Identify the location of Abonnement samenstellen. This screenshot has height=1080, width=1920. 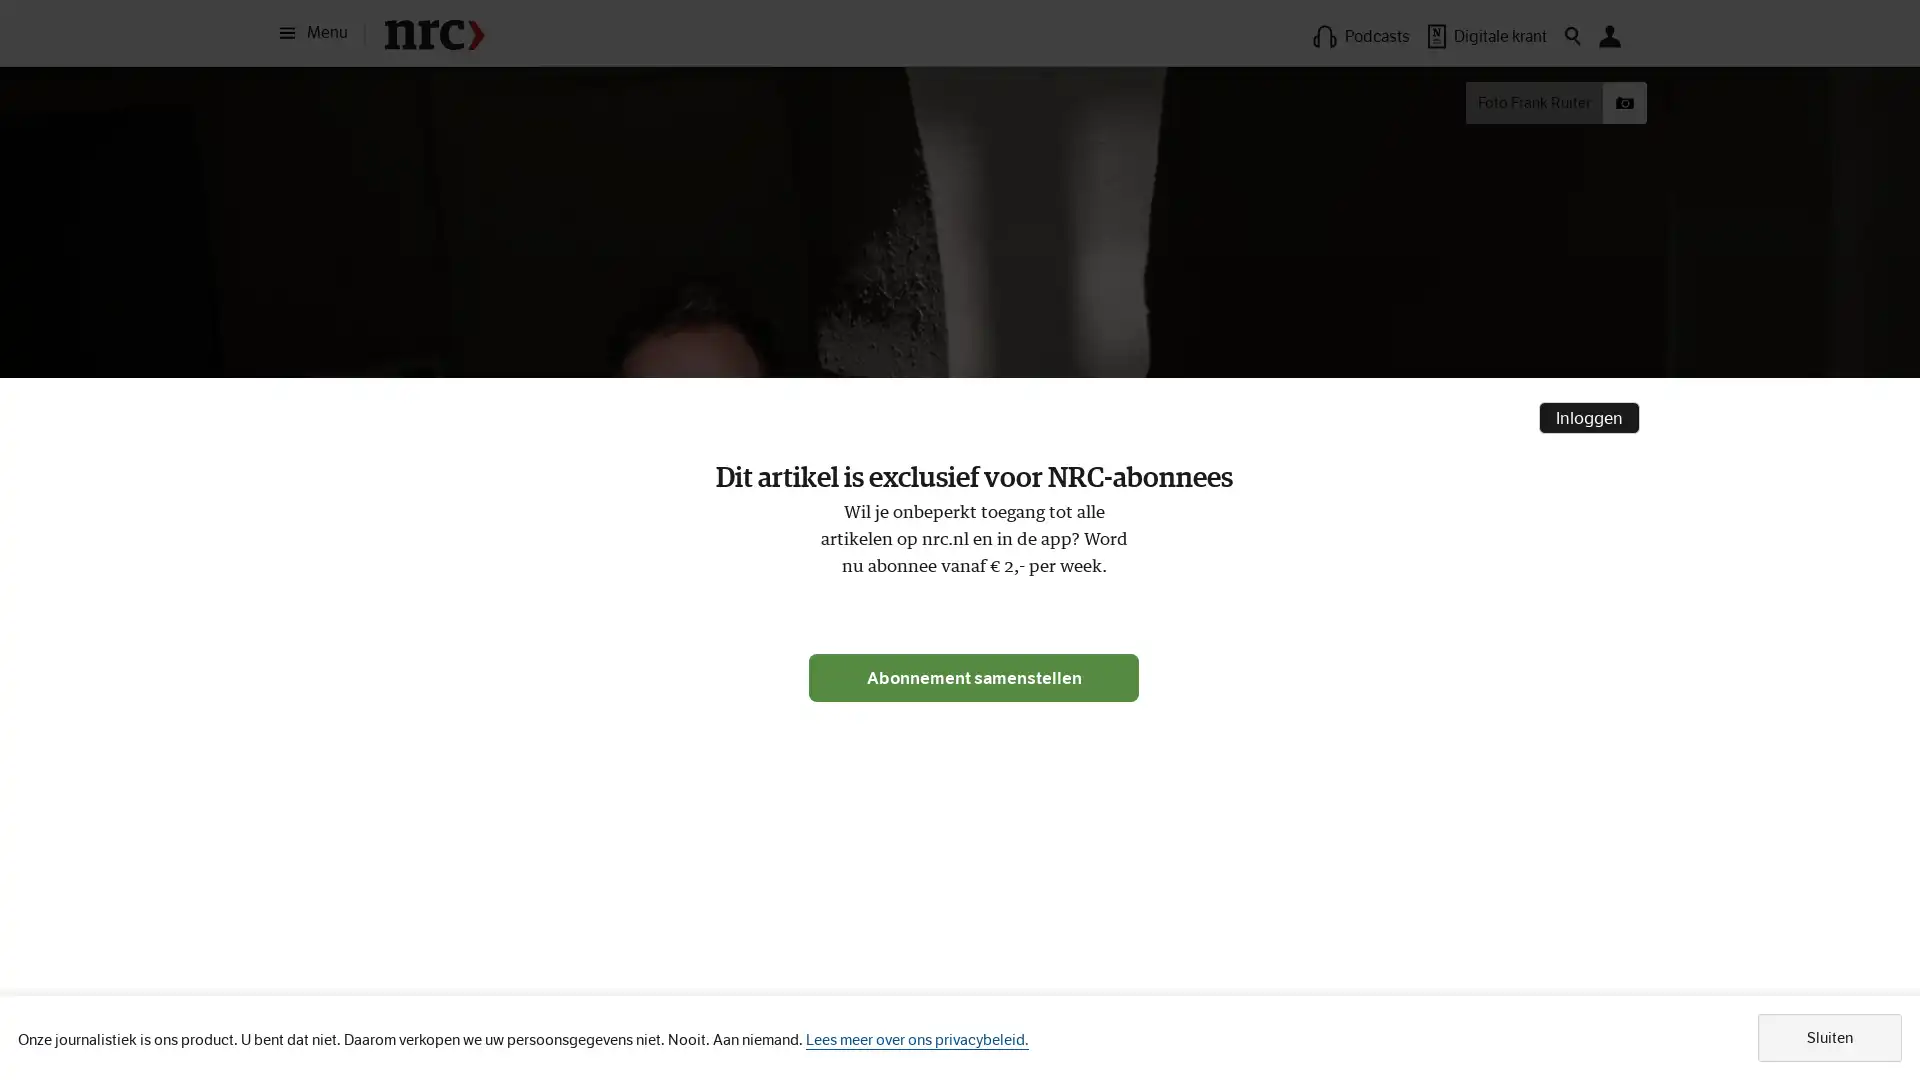
(974, 676).